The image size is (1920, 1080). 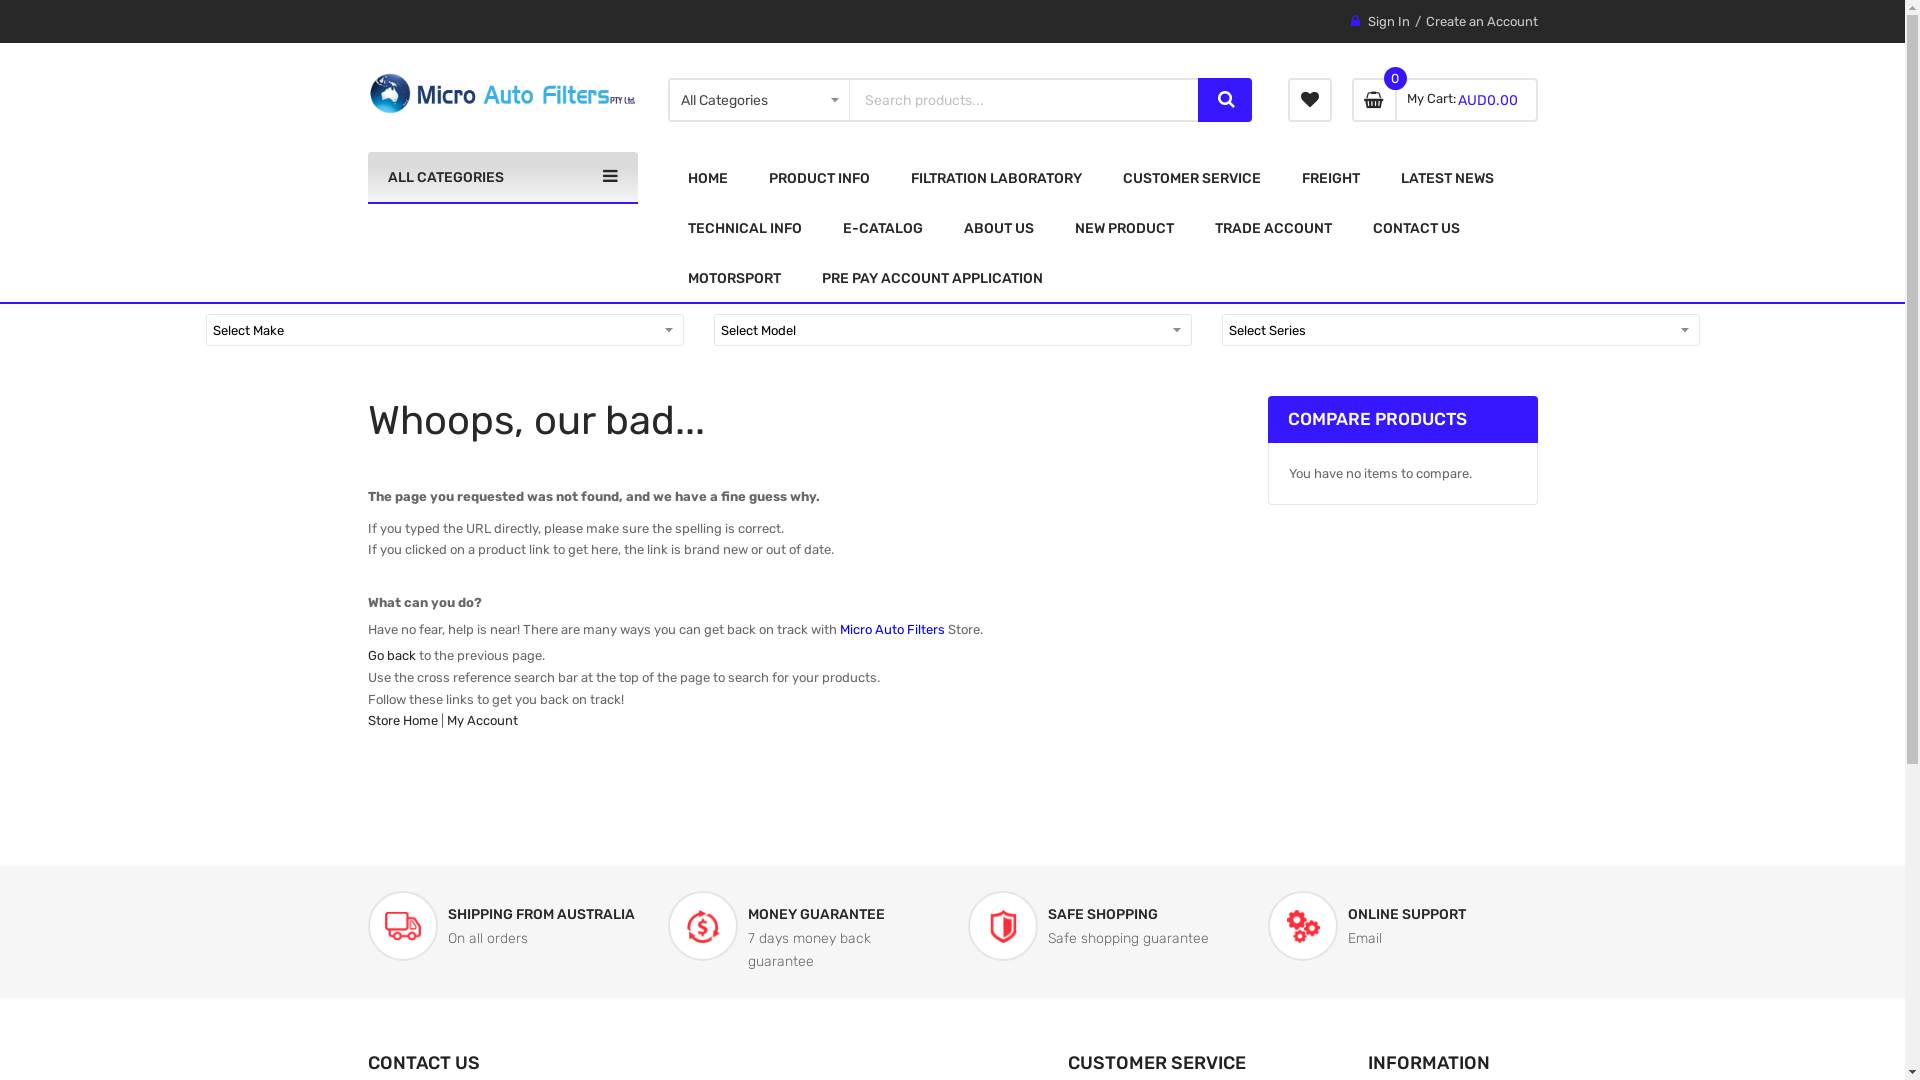 I want to click on 'CUSTOMER SERVICE', so click(x=1101, y=176).